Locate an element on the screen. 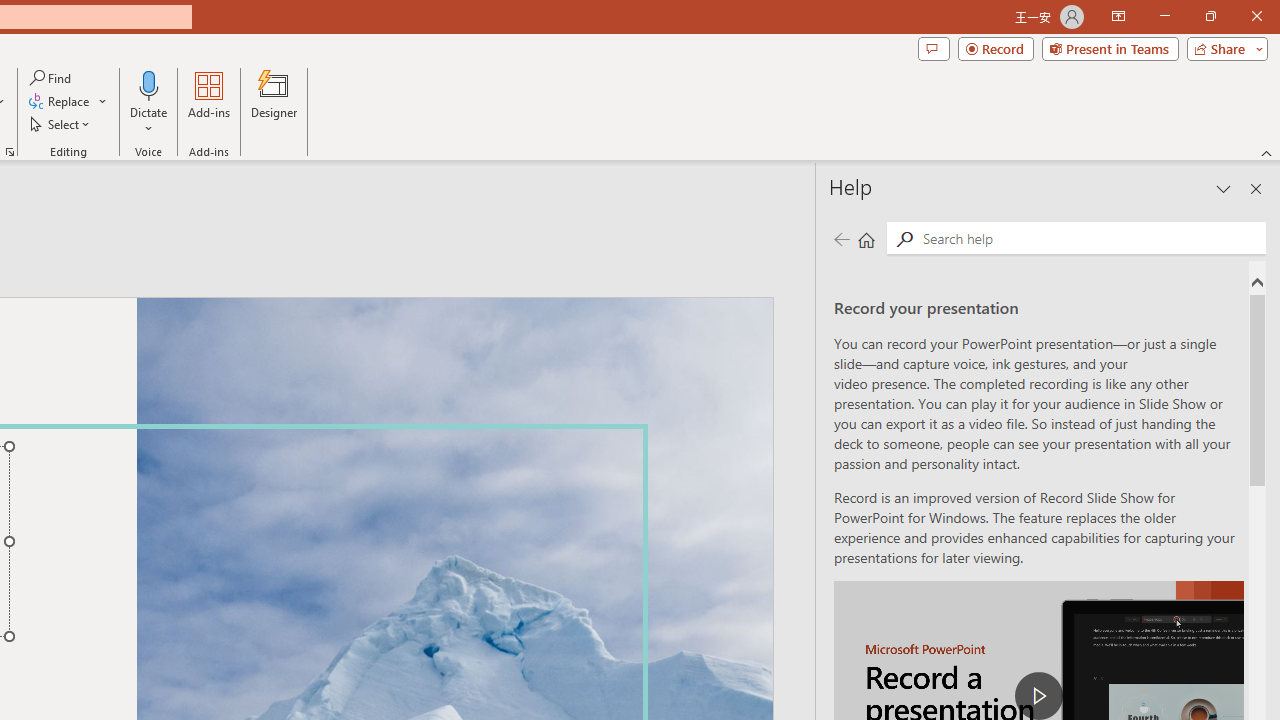 The width and height of the screenshot is (1280, 720). 'Restore Down' is located at coordinates (1209, 16).